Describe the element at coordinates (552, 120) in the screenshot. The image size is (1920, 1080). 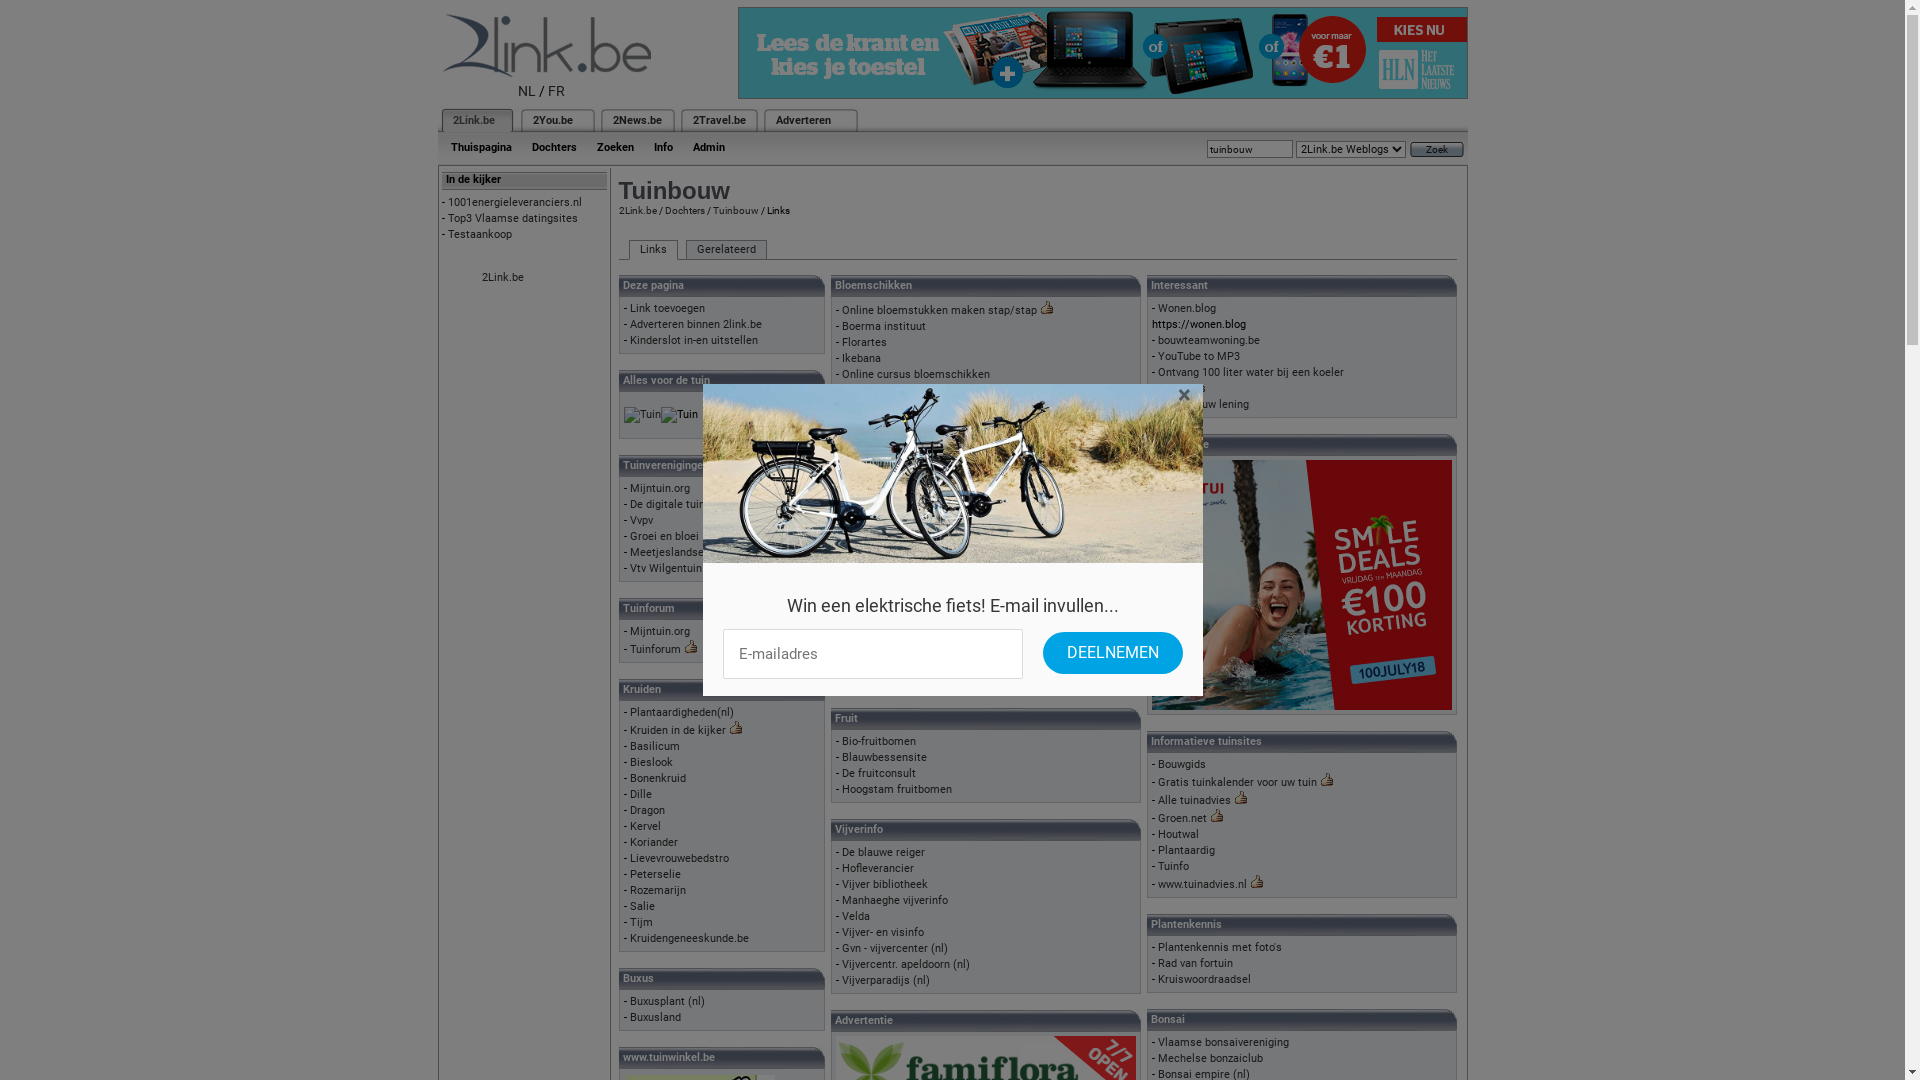
I see `'2You.be'` at that location.